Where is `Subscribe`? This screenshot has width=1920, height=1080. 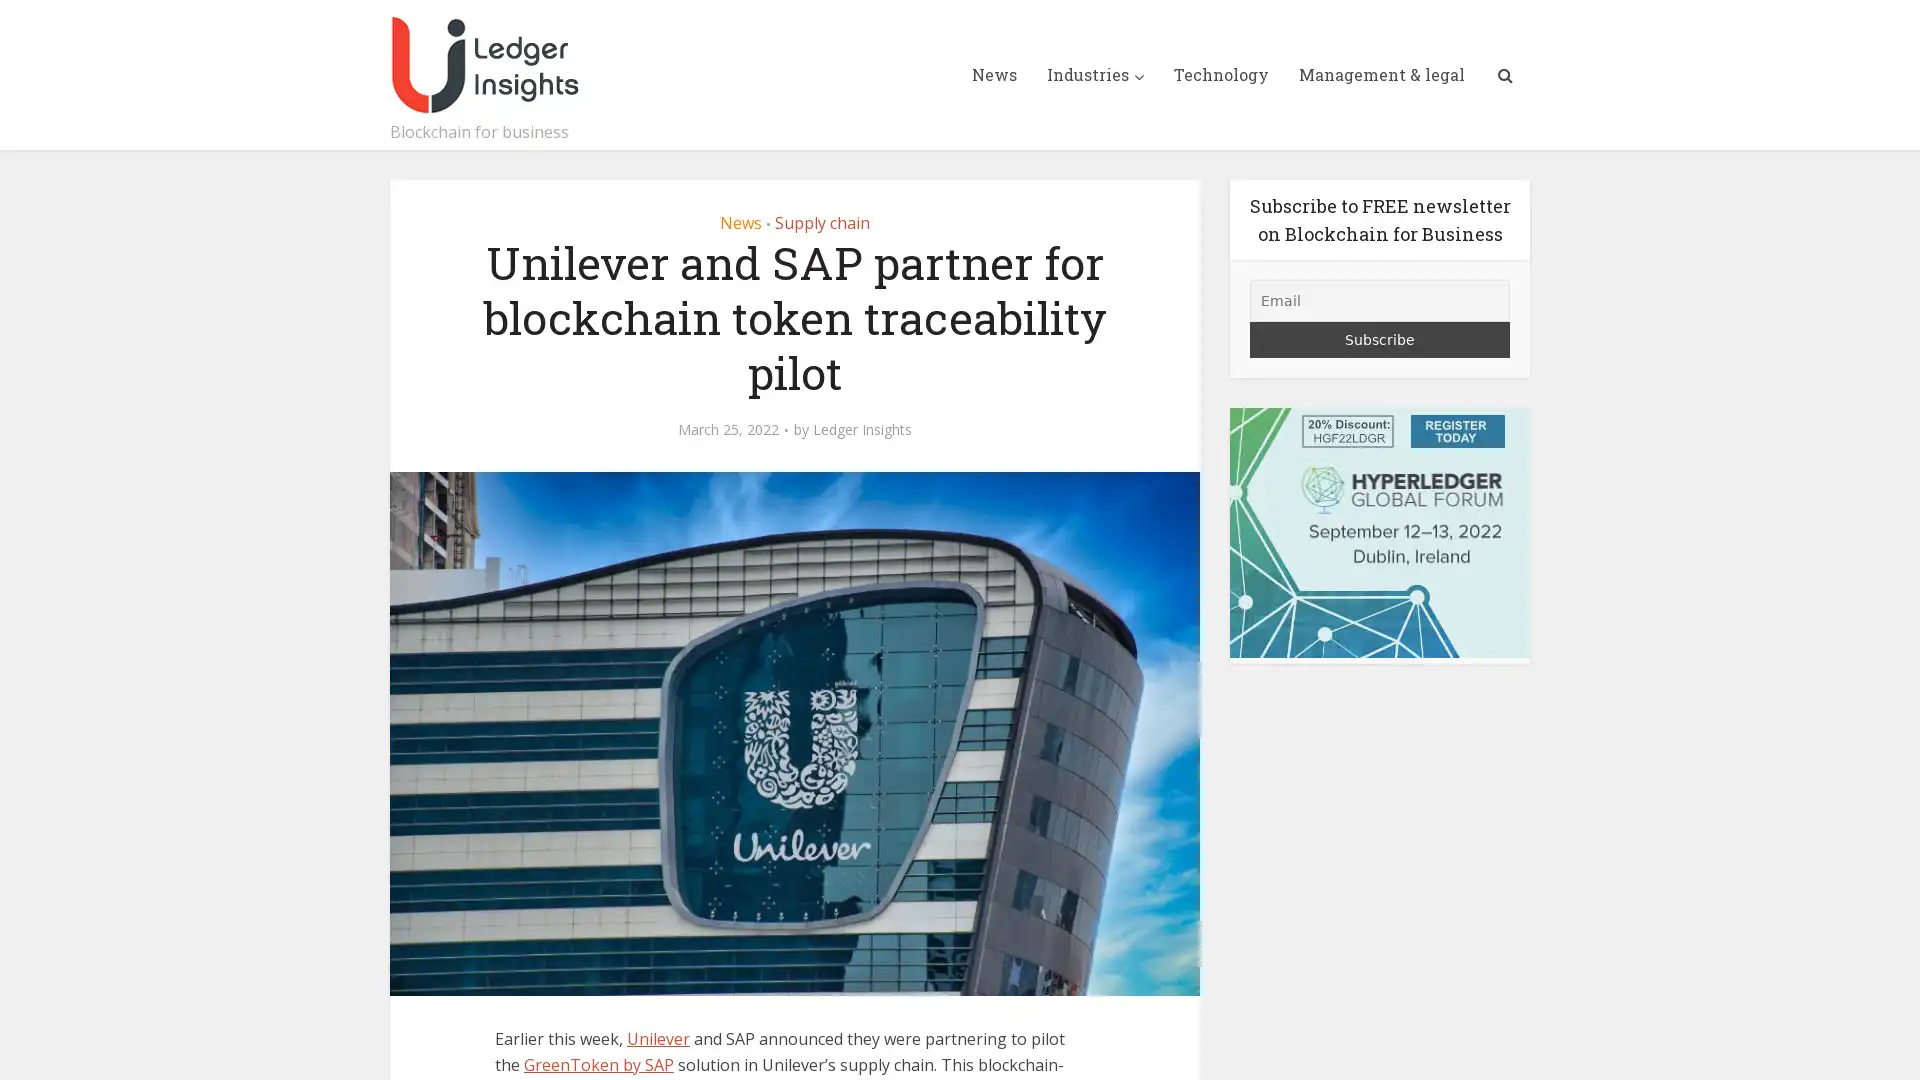 Subscribe is located at coordinates (1379, 338).